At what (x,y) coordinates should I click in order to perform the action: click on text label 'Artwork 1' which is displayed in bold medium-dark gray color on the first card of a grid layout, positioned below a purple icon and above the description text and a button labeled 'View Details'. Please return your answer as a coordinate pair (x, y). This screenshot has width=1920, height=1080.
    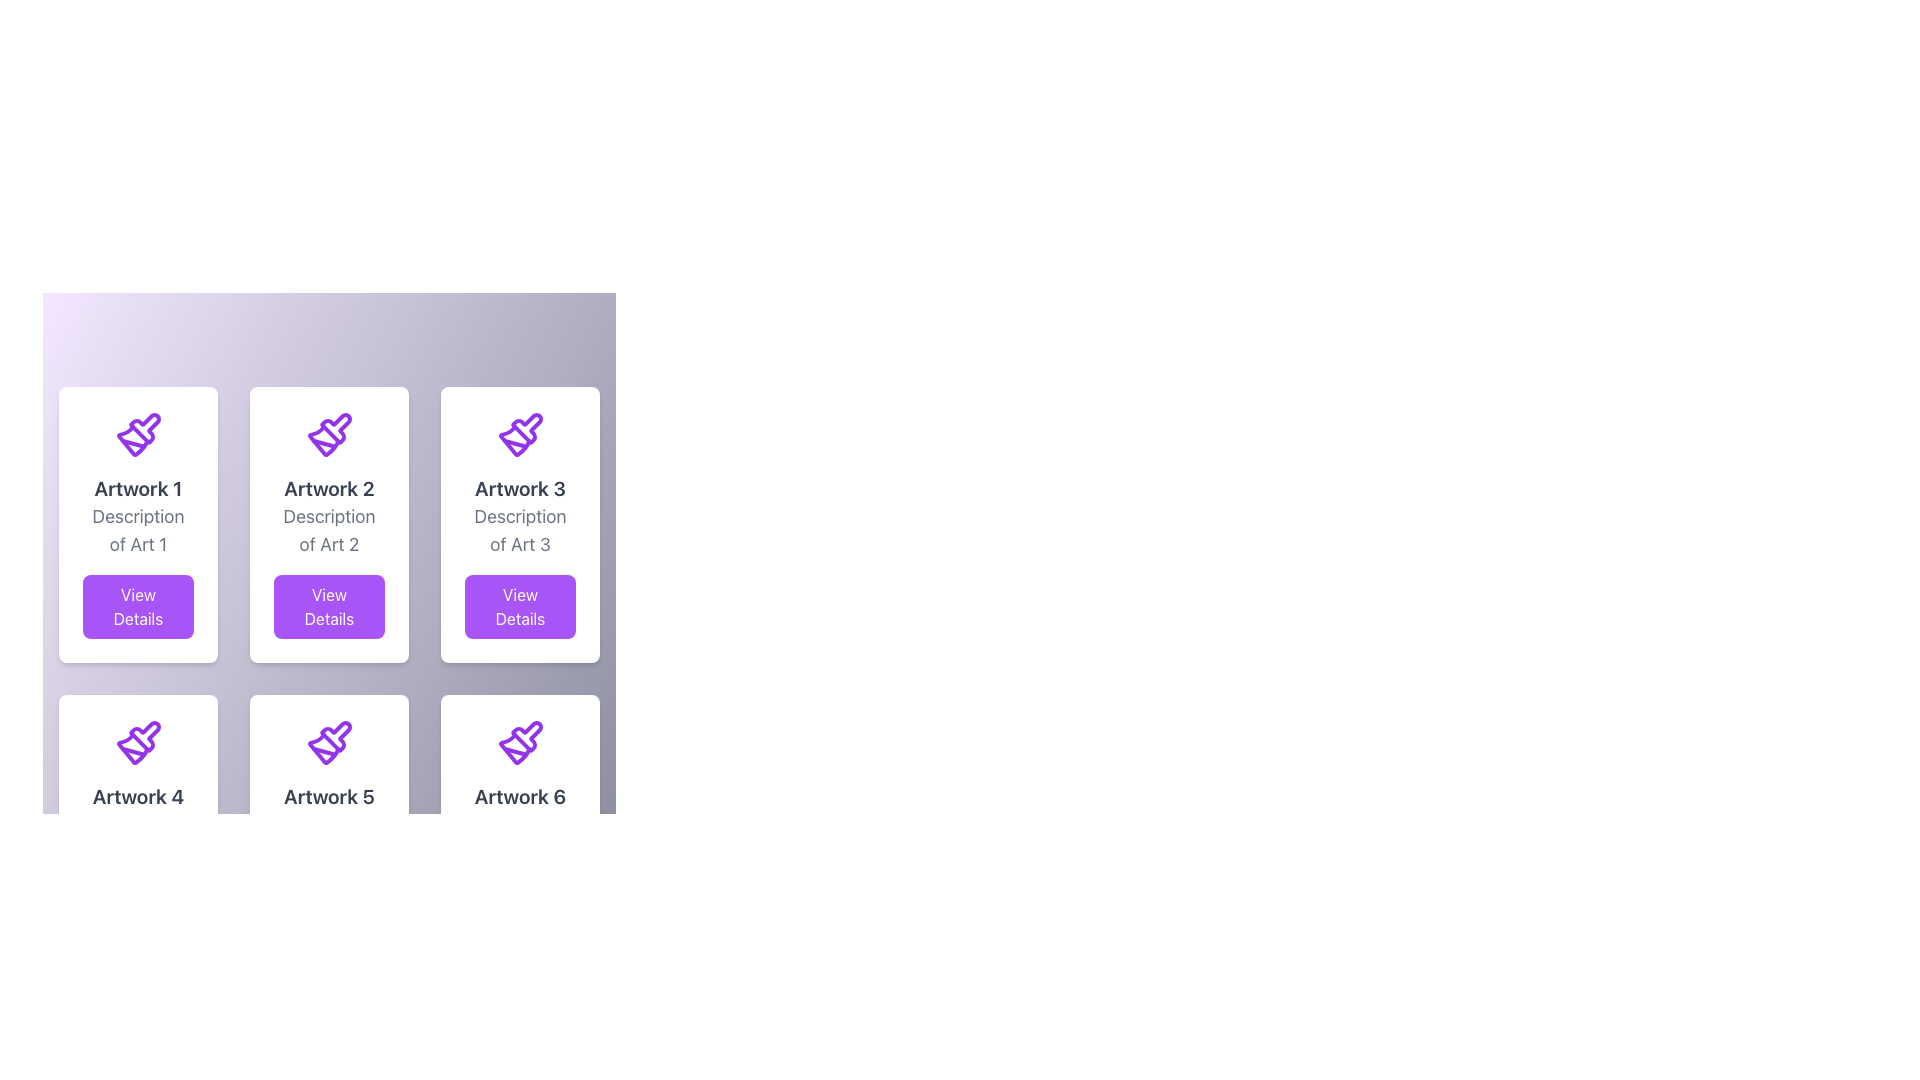
    Looking at the image, I should click on (137, 489).